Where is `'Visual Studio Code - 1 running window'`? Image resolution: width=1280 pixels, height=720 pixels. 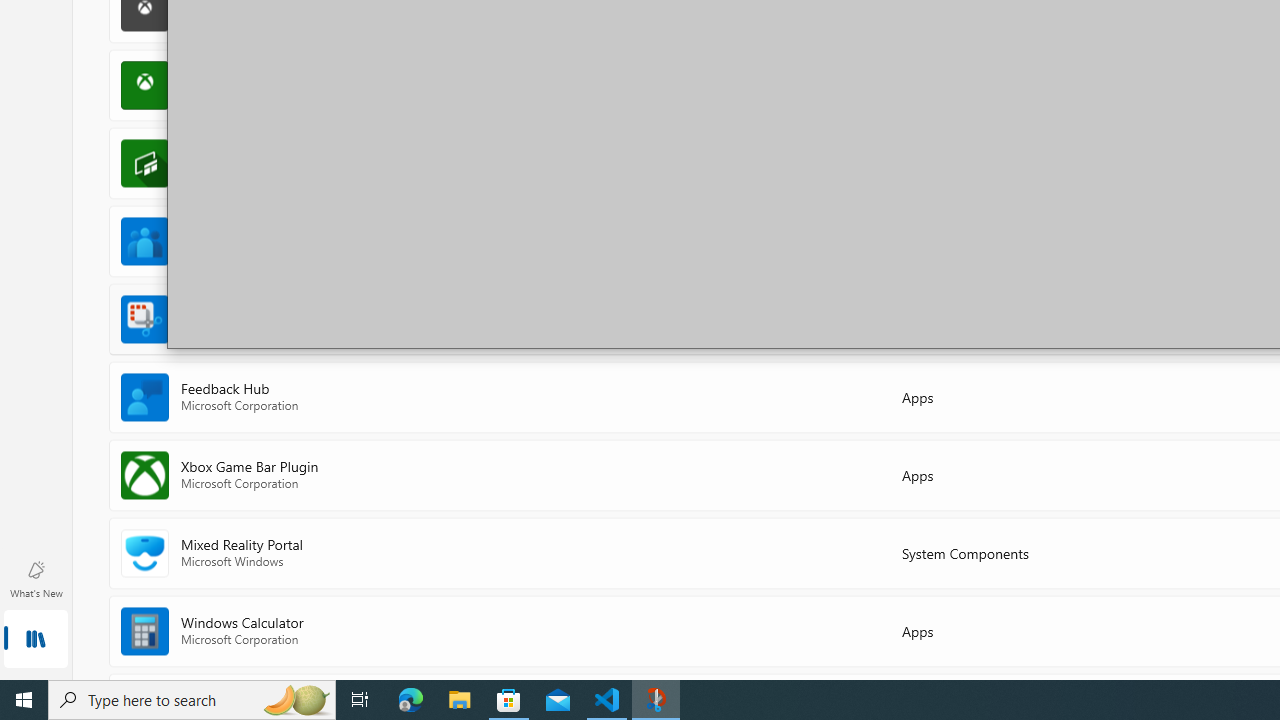 'Visual Studio Code - 1 running window' is located at coordinates (606, 698).